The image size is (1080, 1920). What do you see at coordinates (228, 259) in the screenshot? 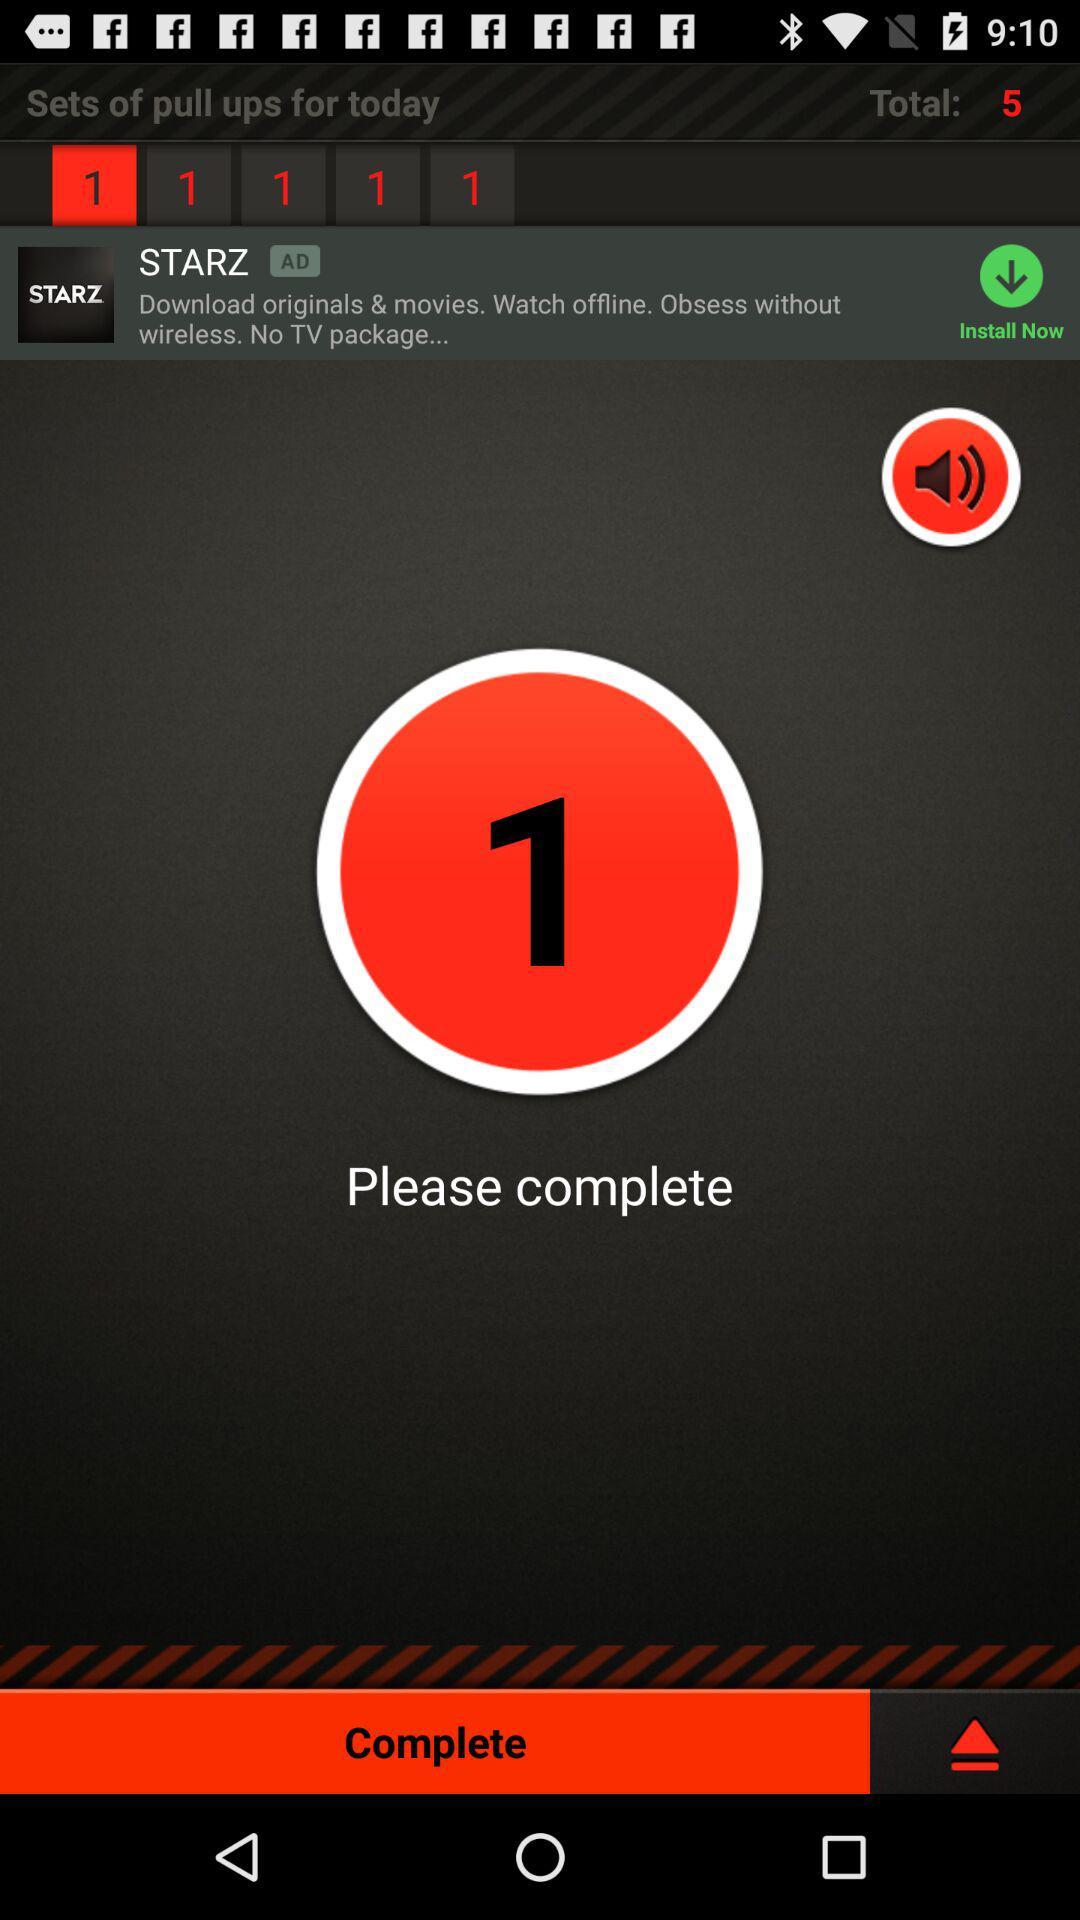
I see `starz icon` at bounding box center [228, 259].